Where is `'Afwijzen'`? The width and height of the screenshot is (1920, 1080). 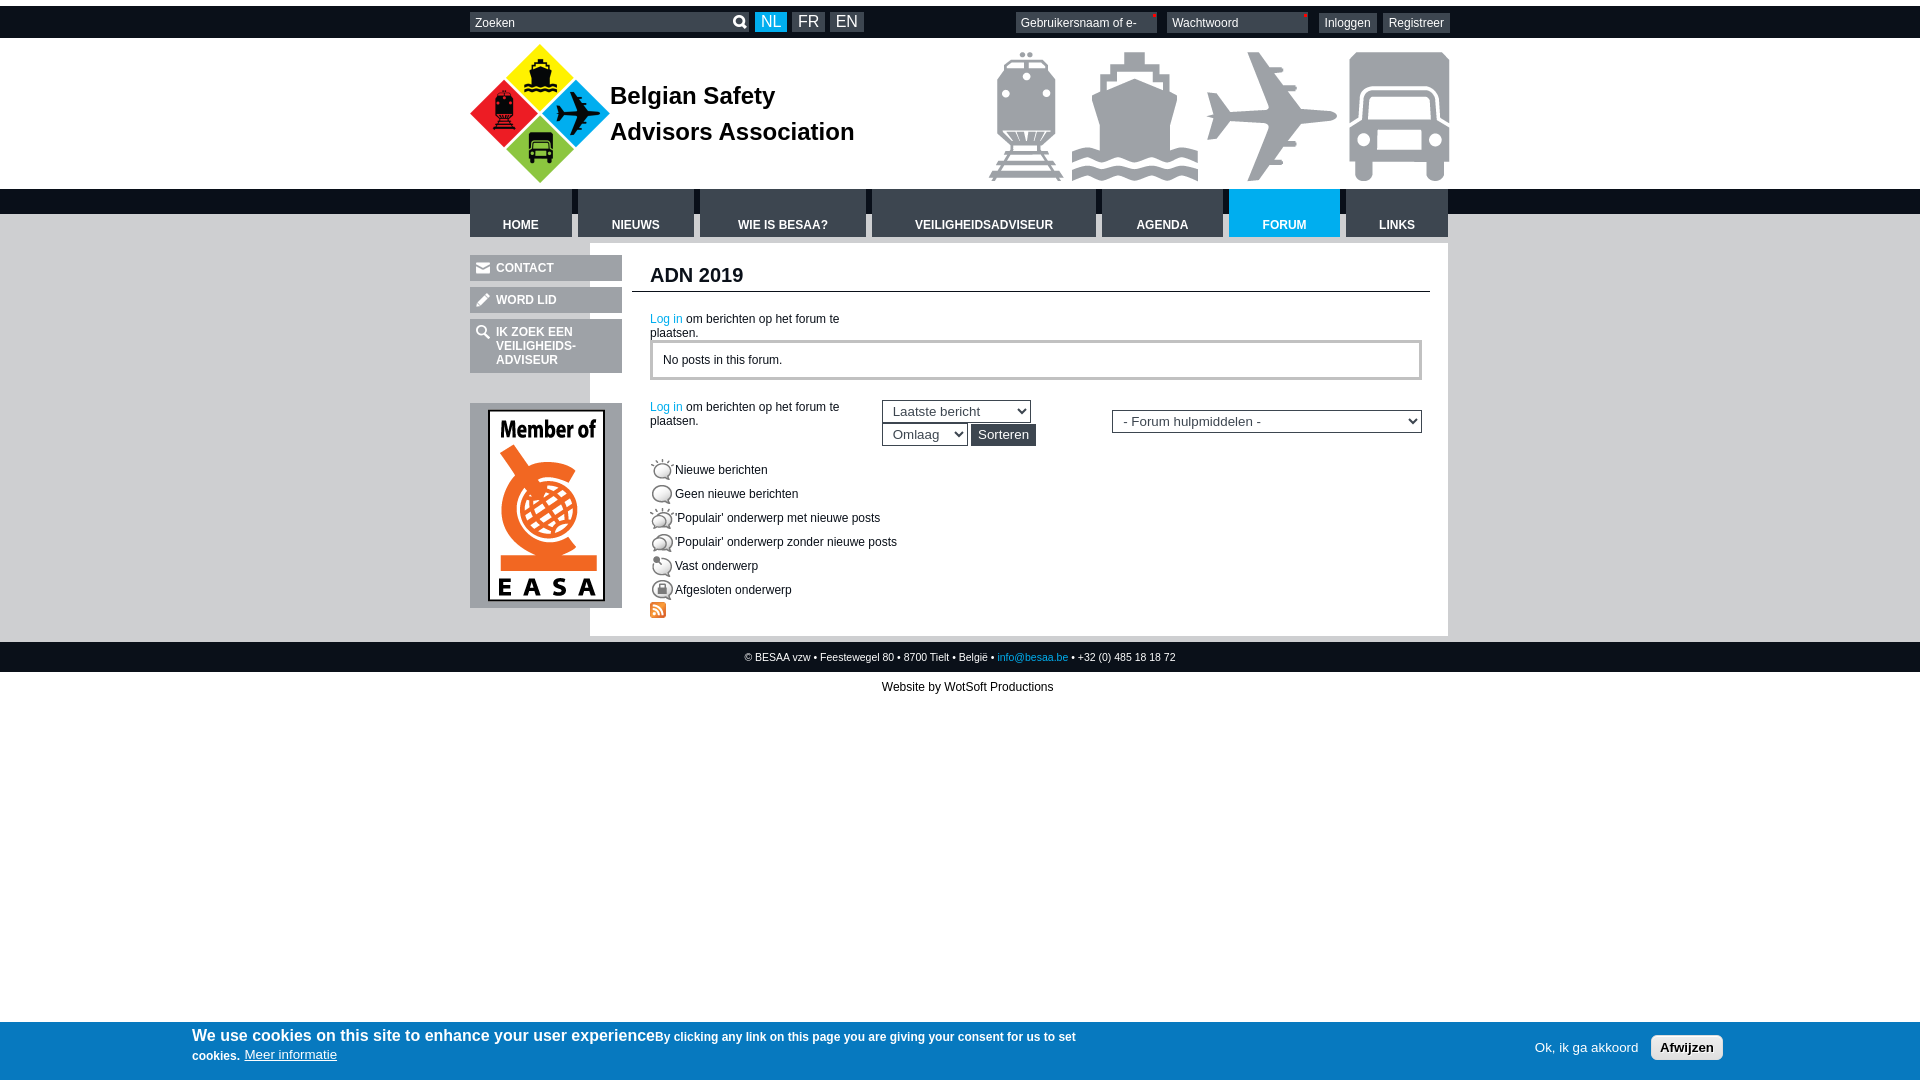
'Afwijzen' is located at coordinates (1685, 1046).